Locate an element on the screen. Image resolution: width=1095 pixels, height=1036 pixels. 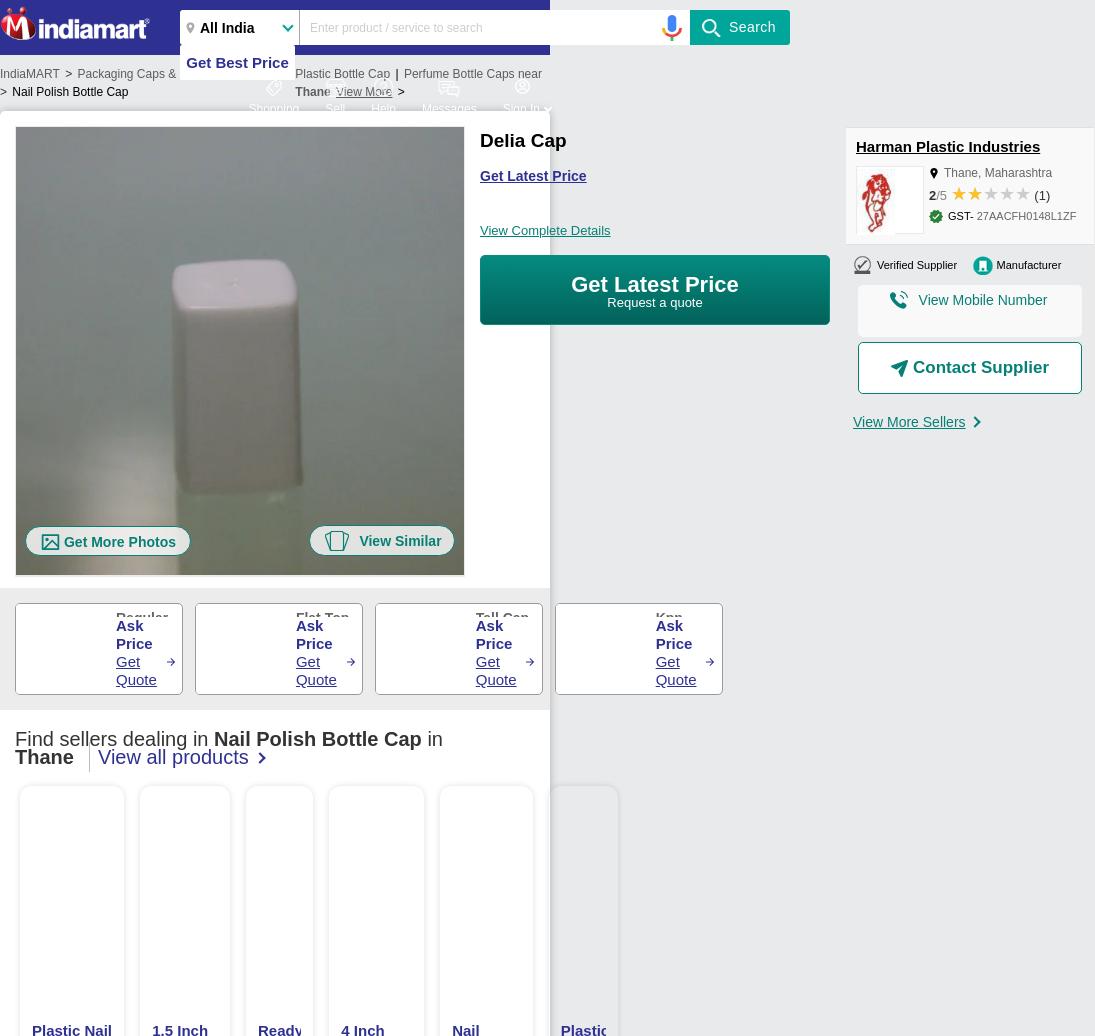
'27AACFH0148L1ZF' is located at coordinates (1026, 216).